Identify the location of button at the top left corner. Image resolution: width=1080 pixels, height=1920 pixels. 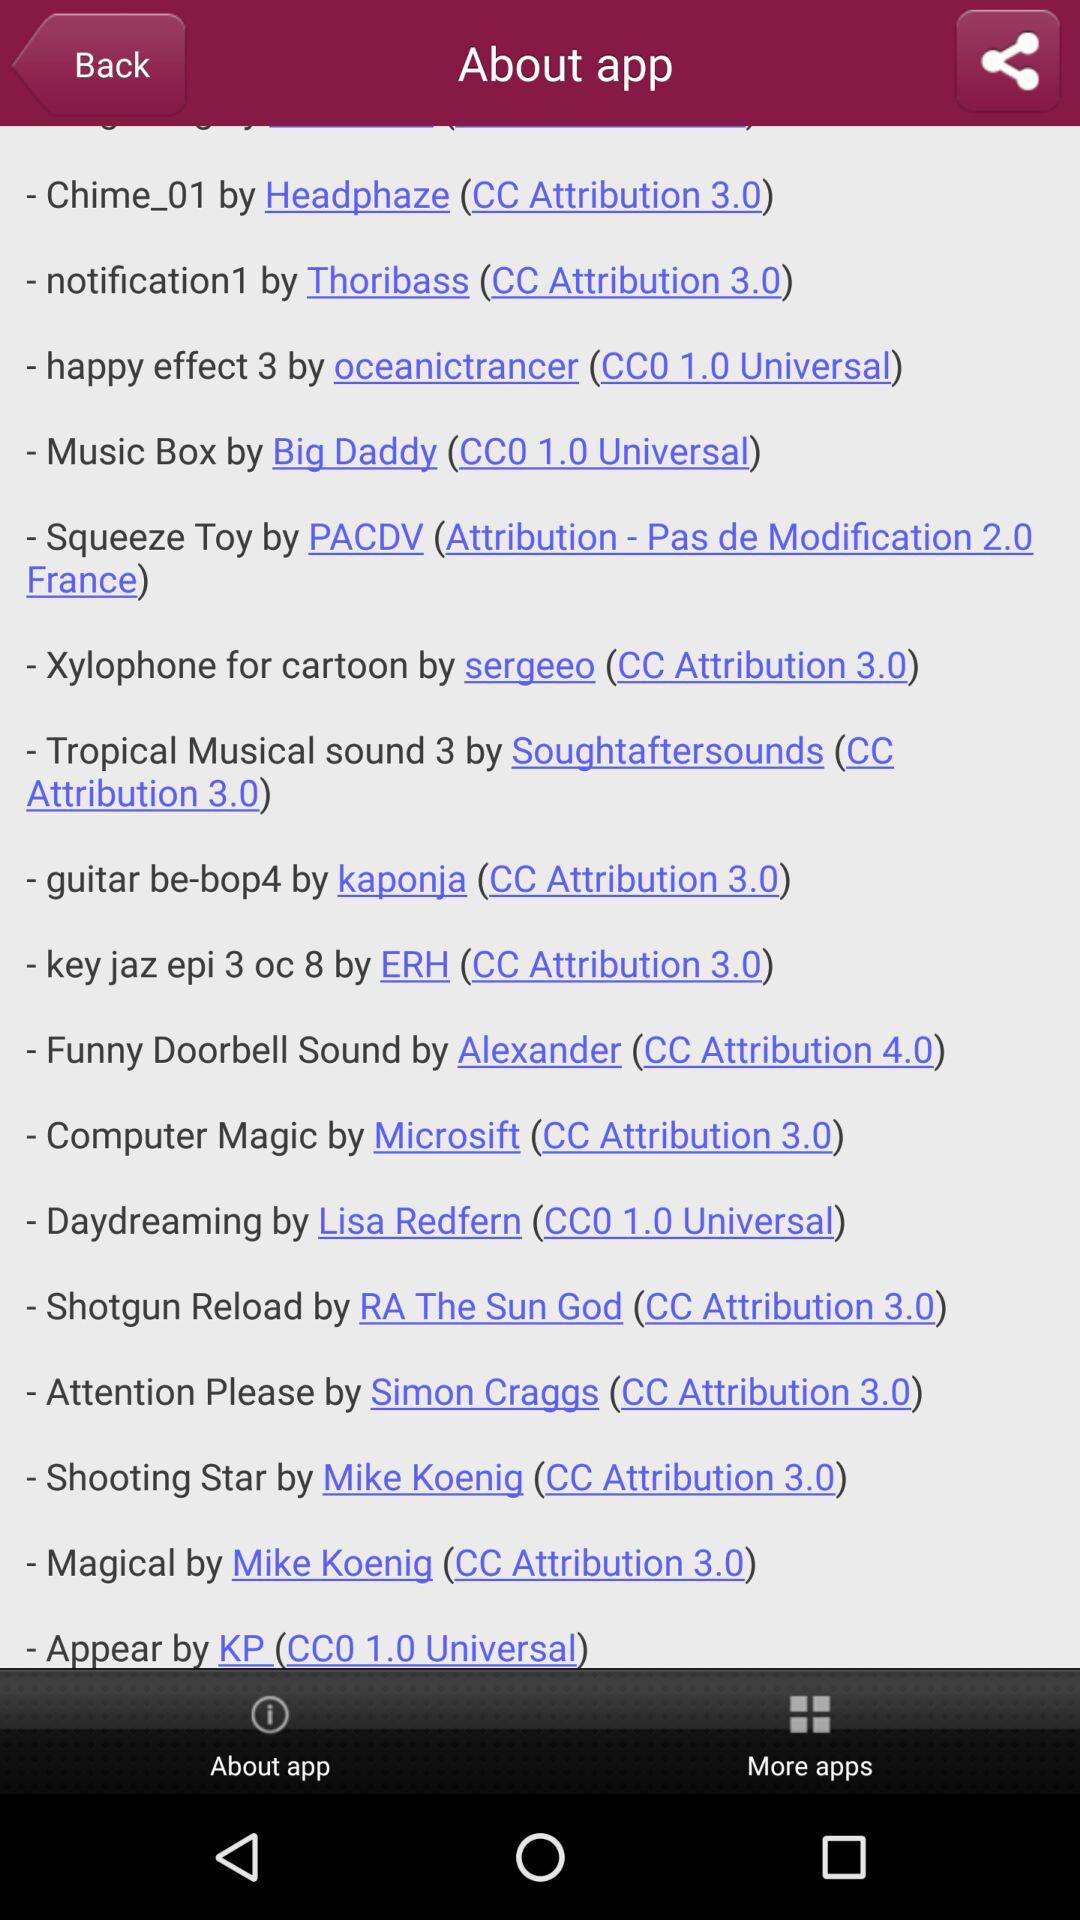
(97, 66).